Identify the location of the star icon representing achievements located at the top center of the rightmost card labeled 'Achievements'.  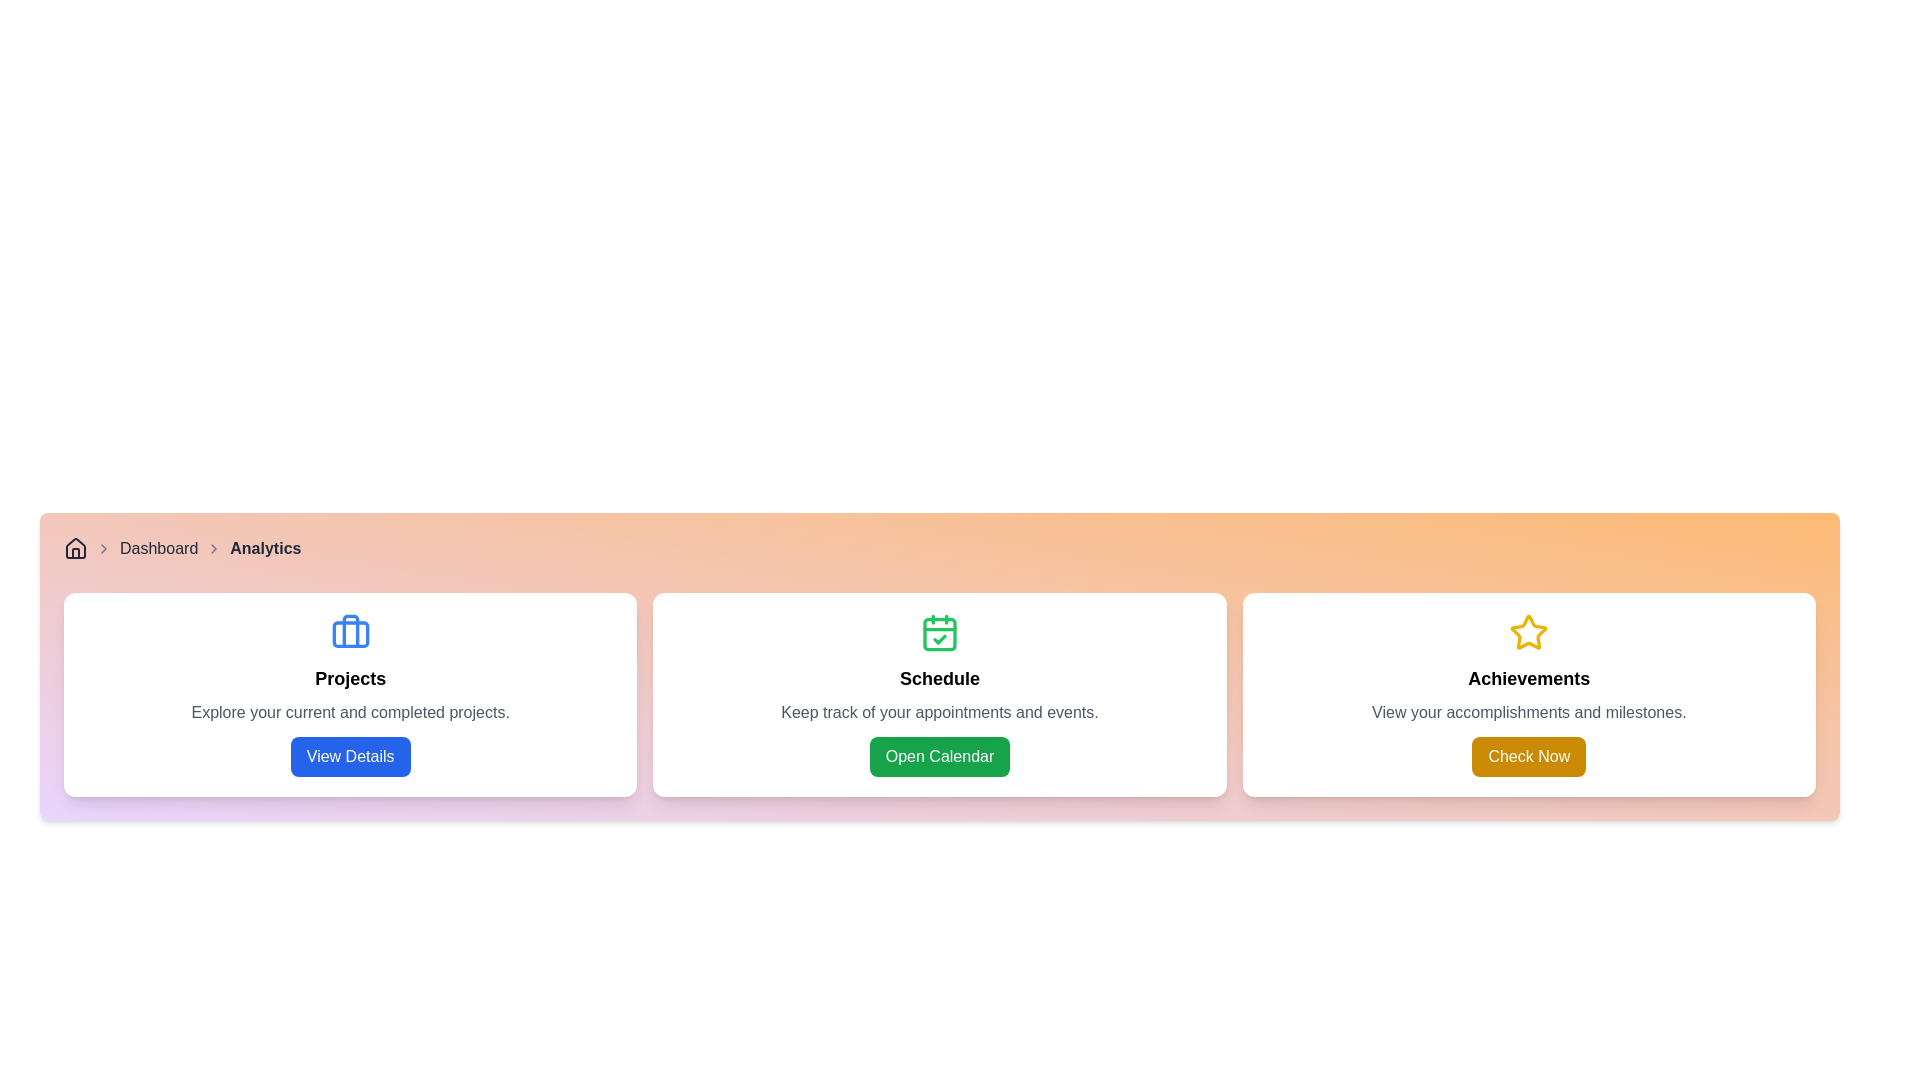
(1528, 632).